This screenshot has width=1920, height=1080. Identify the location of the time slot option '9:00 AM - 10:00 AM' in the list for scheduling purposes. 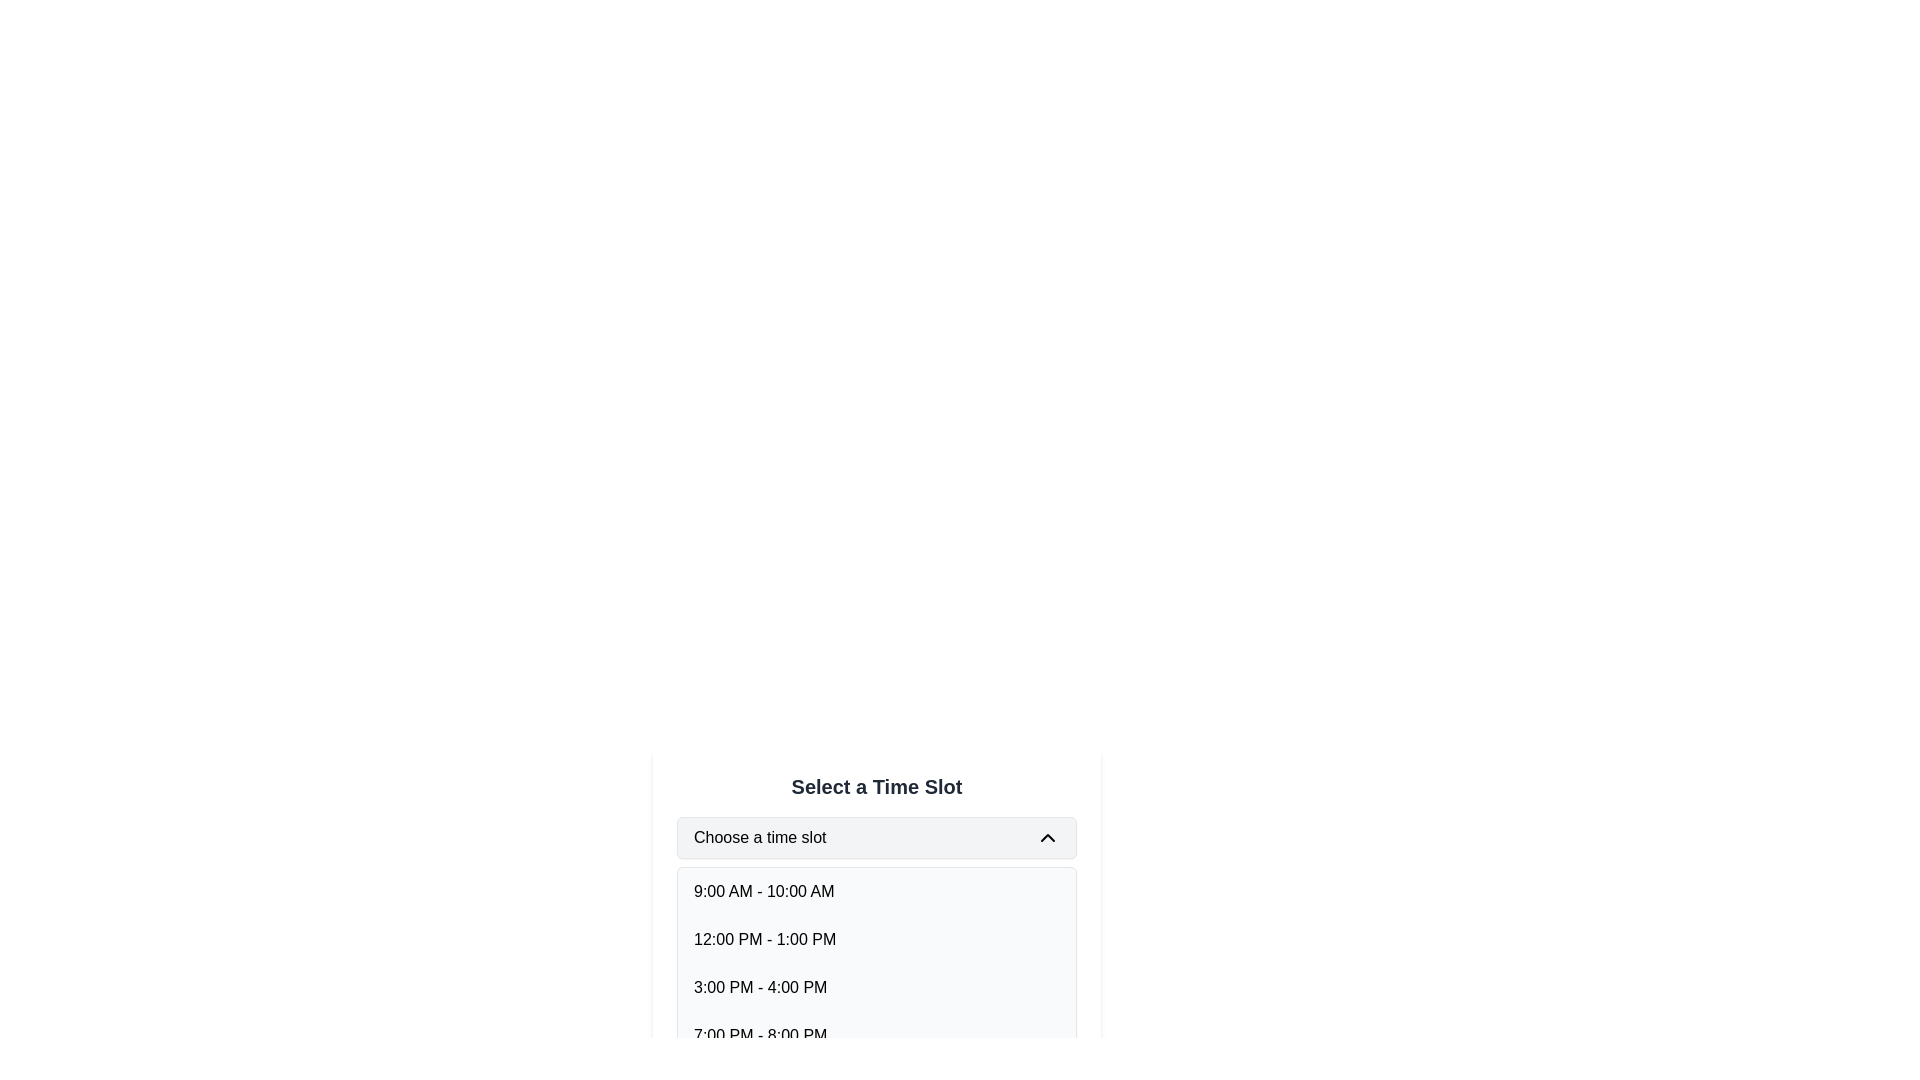
(877, 890).